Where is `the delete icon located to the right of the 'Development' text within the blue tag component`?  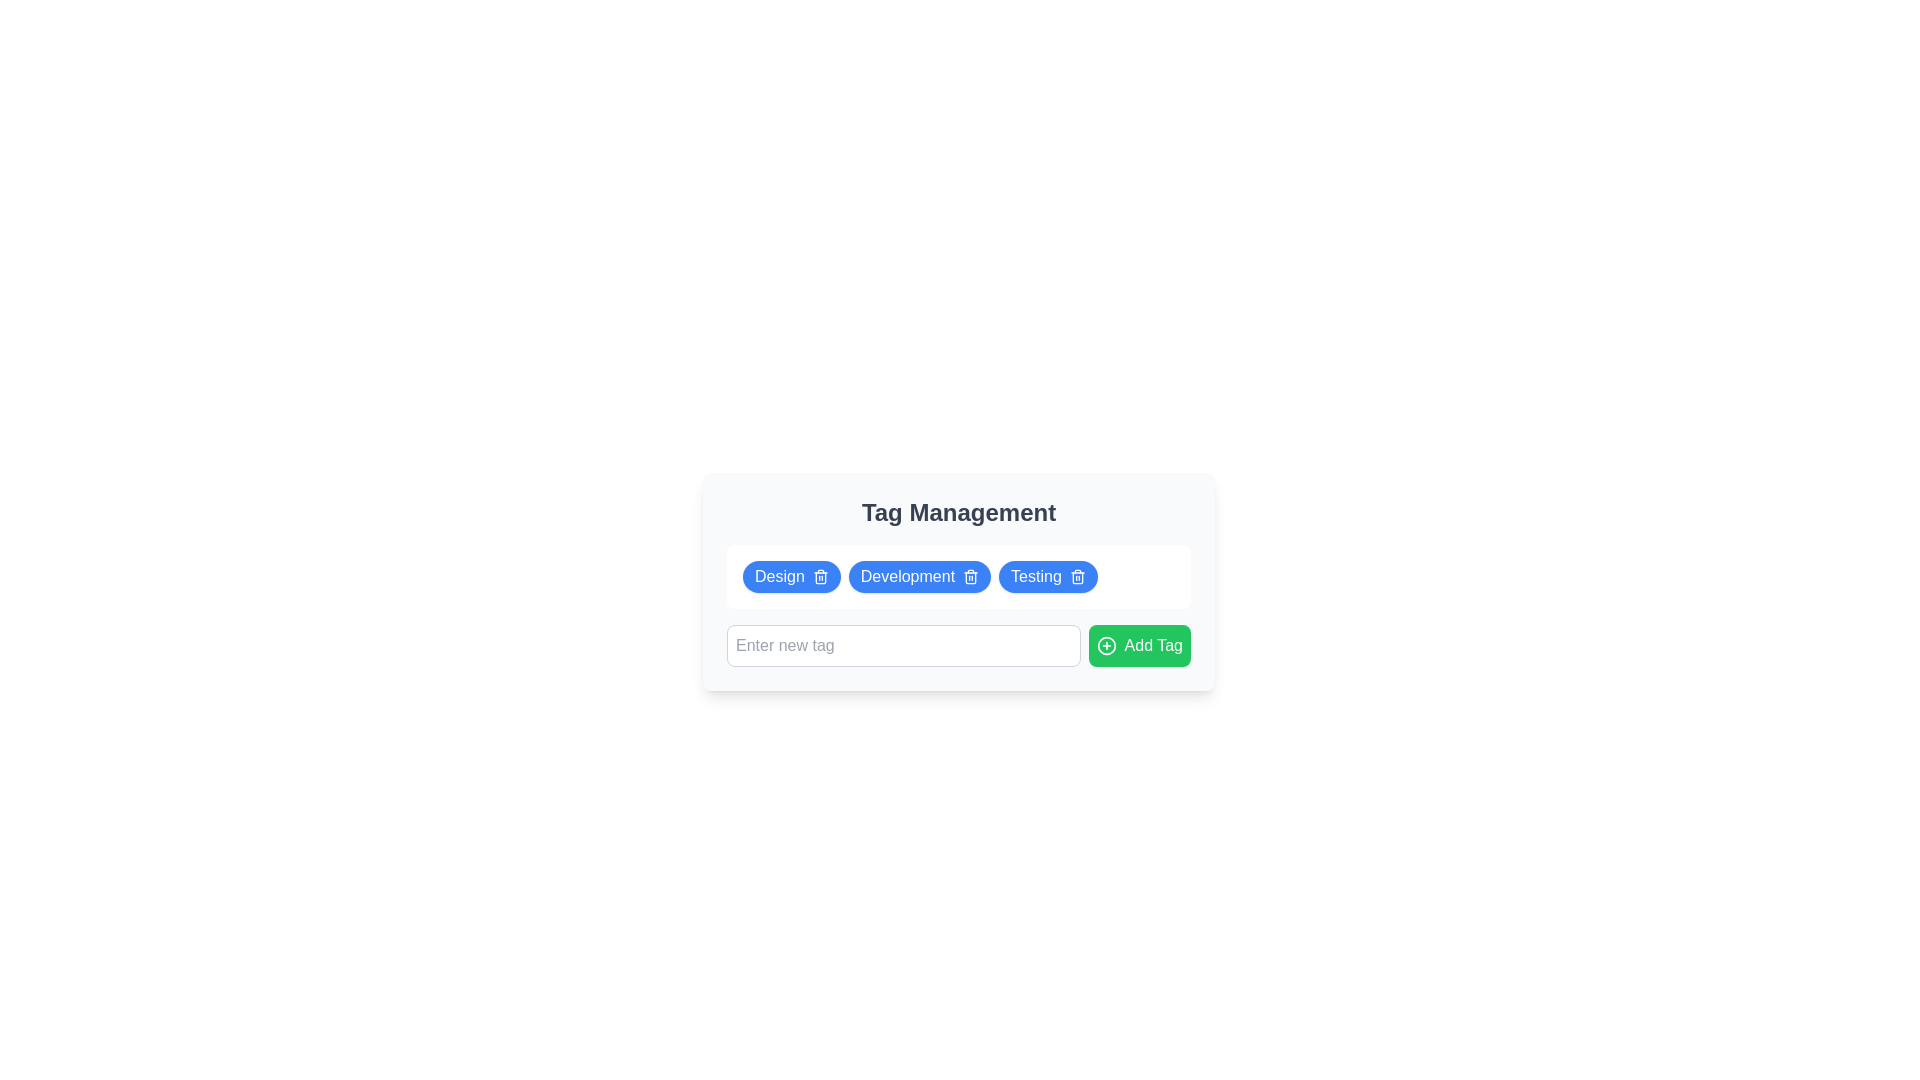 the delete icon located to the right of the 'Development' text within the blue tag component is located at coordinates (971, 577).